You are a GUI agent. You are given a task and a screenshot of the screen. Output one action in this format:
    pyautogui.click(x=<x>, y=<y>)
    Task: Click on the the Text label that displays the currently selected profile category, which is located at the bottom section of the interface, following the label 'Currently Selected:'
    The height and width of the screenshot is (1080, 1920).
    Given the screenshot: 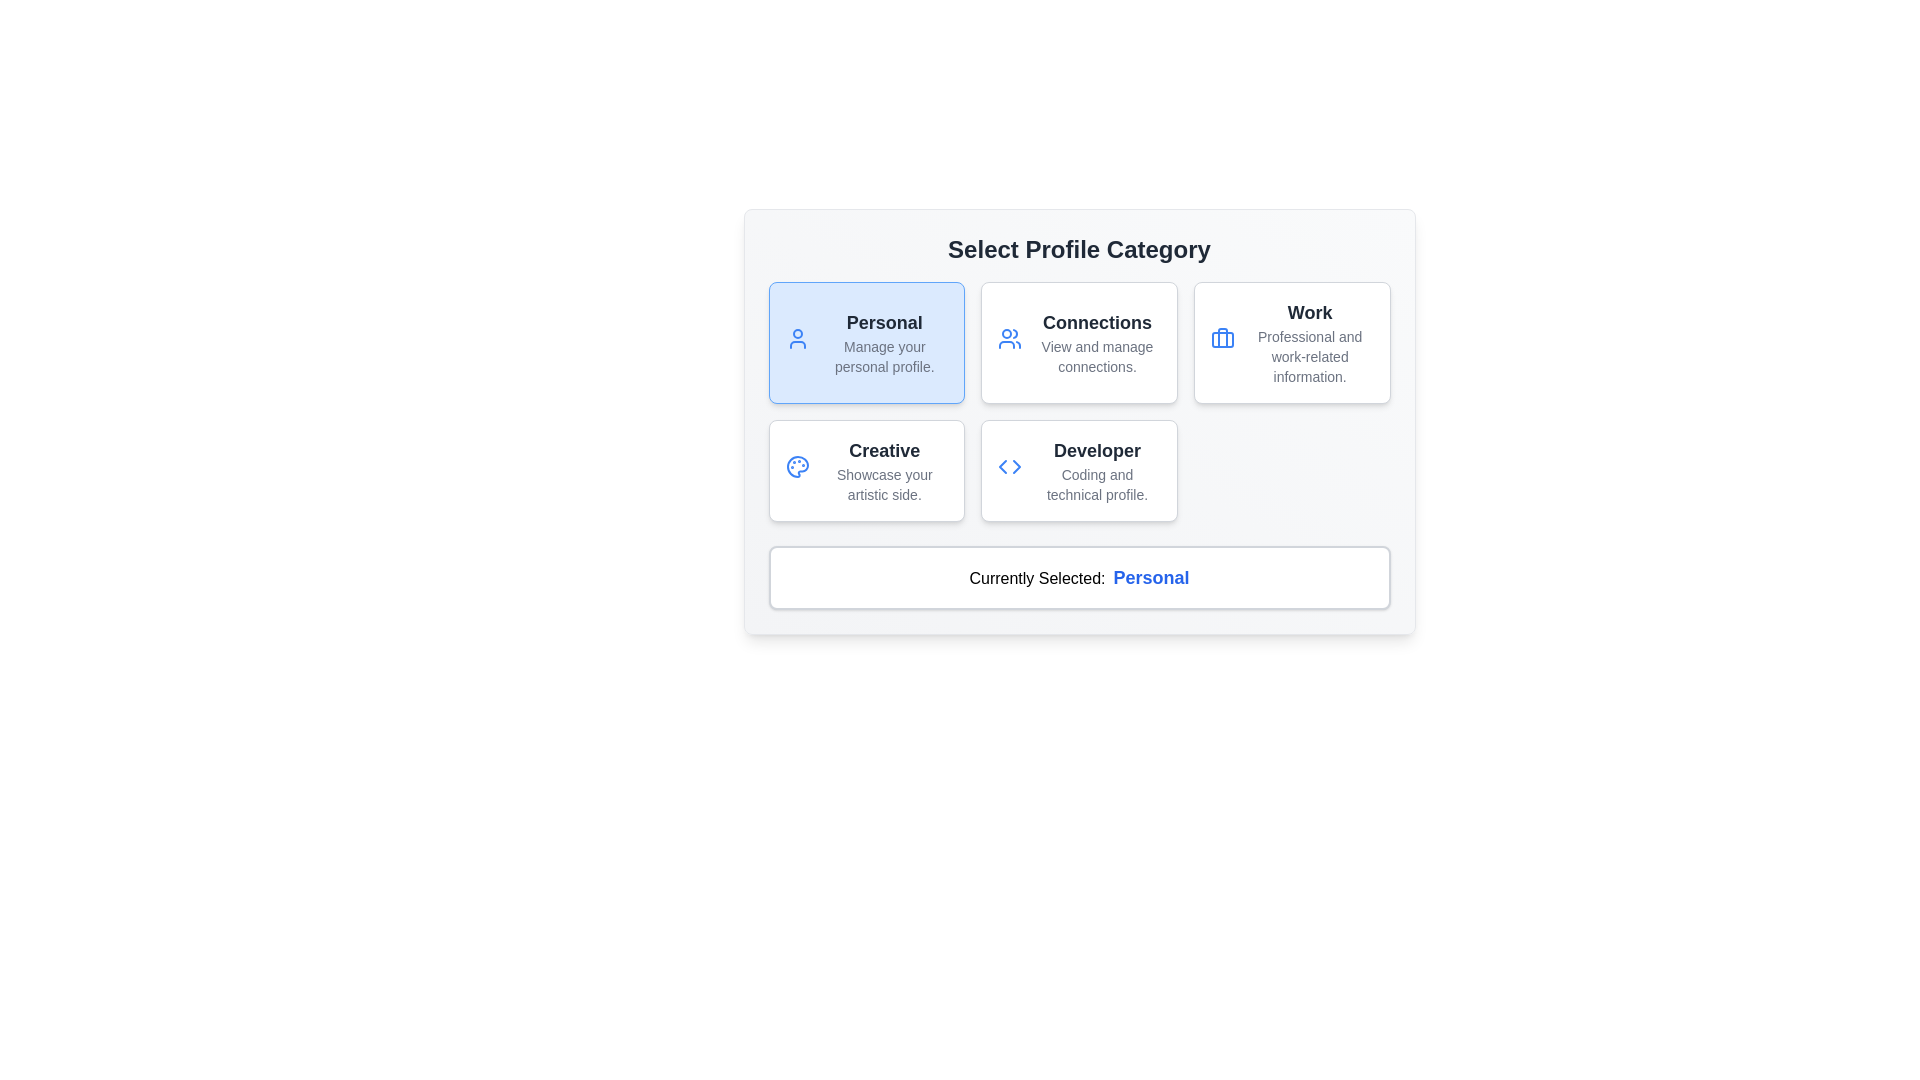 What is the action you would take?
    pyautogui.click(x=1151, y=578)
    